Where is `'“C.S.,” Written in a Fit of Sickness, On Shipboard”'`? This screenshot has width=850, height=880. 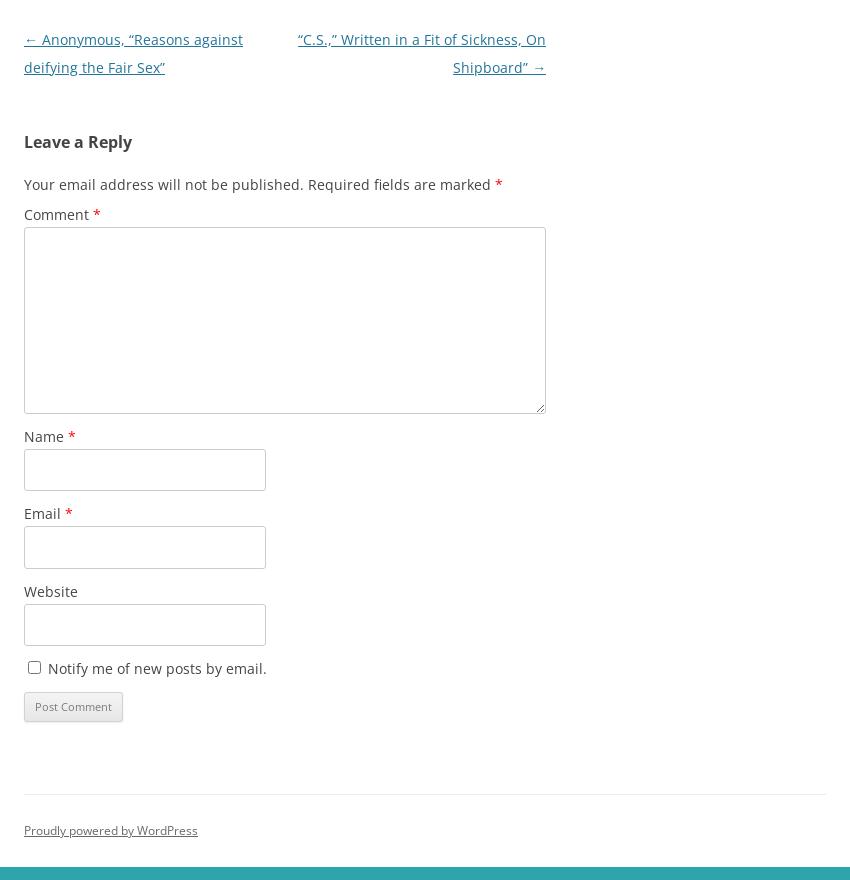 '“C.S.,” Written in a Fit of Sickness, On Shipboard”' is located at coordinates (422, 53).